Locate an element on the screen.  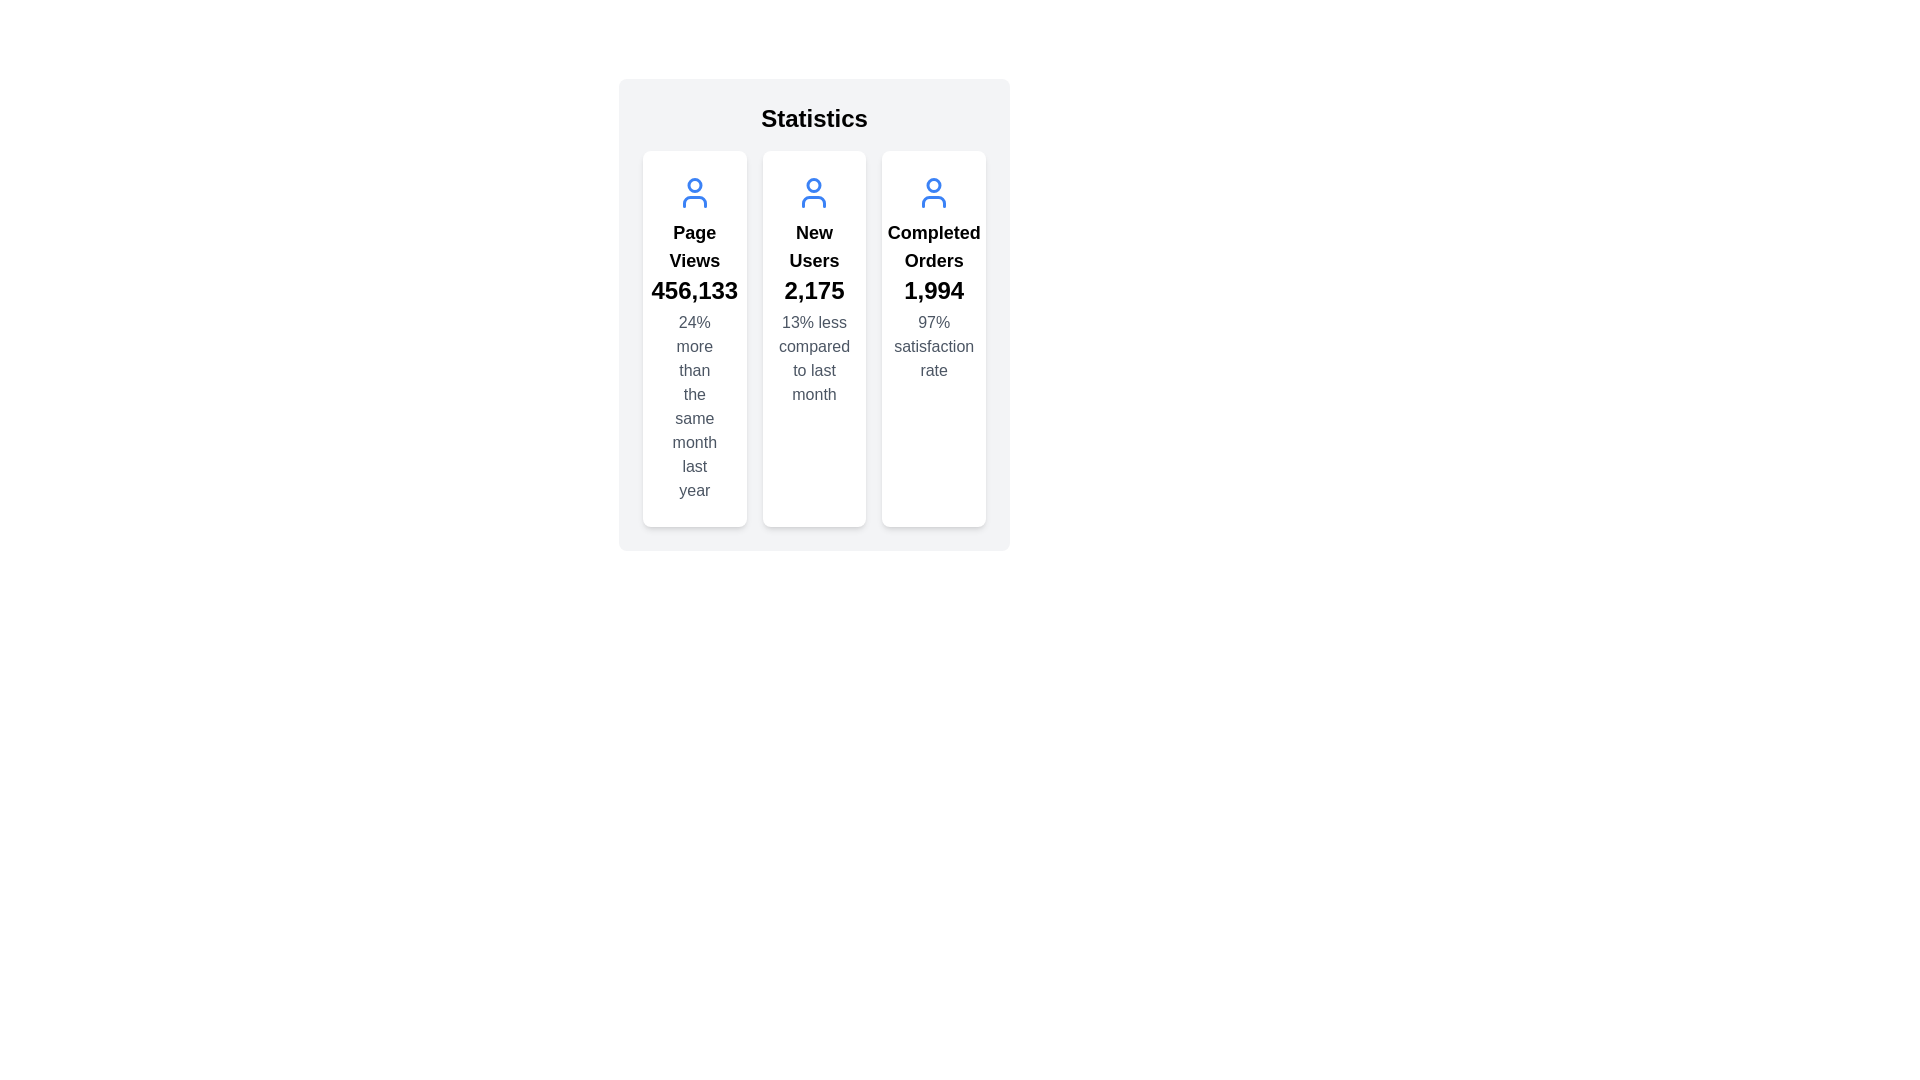
the user statistics icon located in the upper-middle section of the third card labeled 'Completed Orders', positioned directly above the text '1,994' is located at coordinates (933, 185).